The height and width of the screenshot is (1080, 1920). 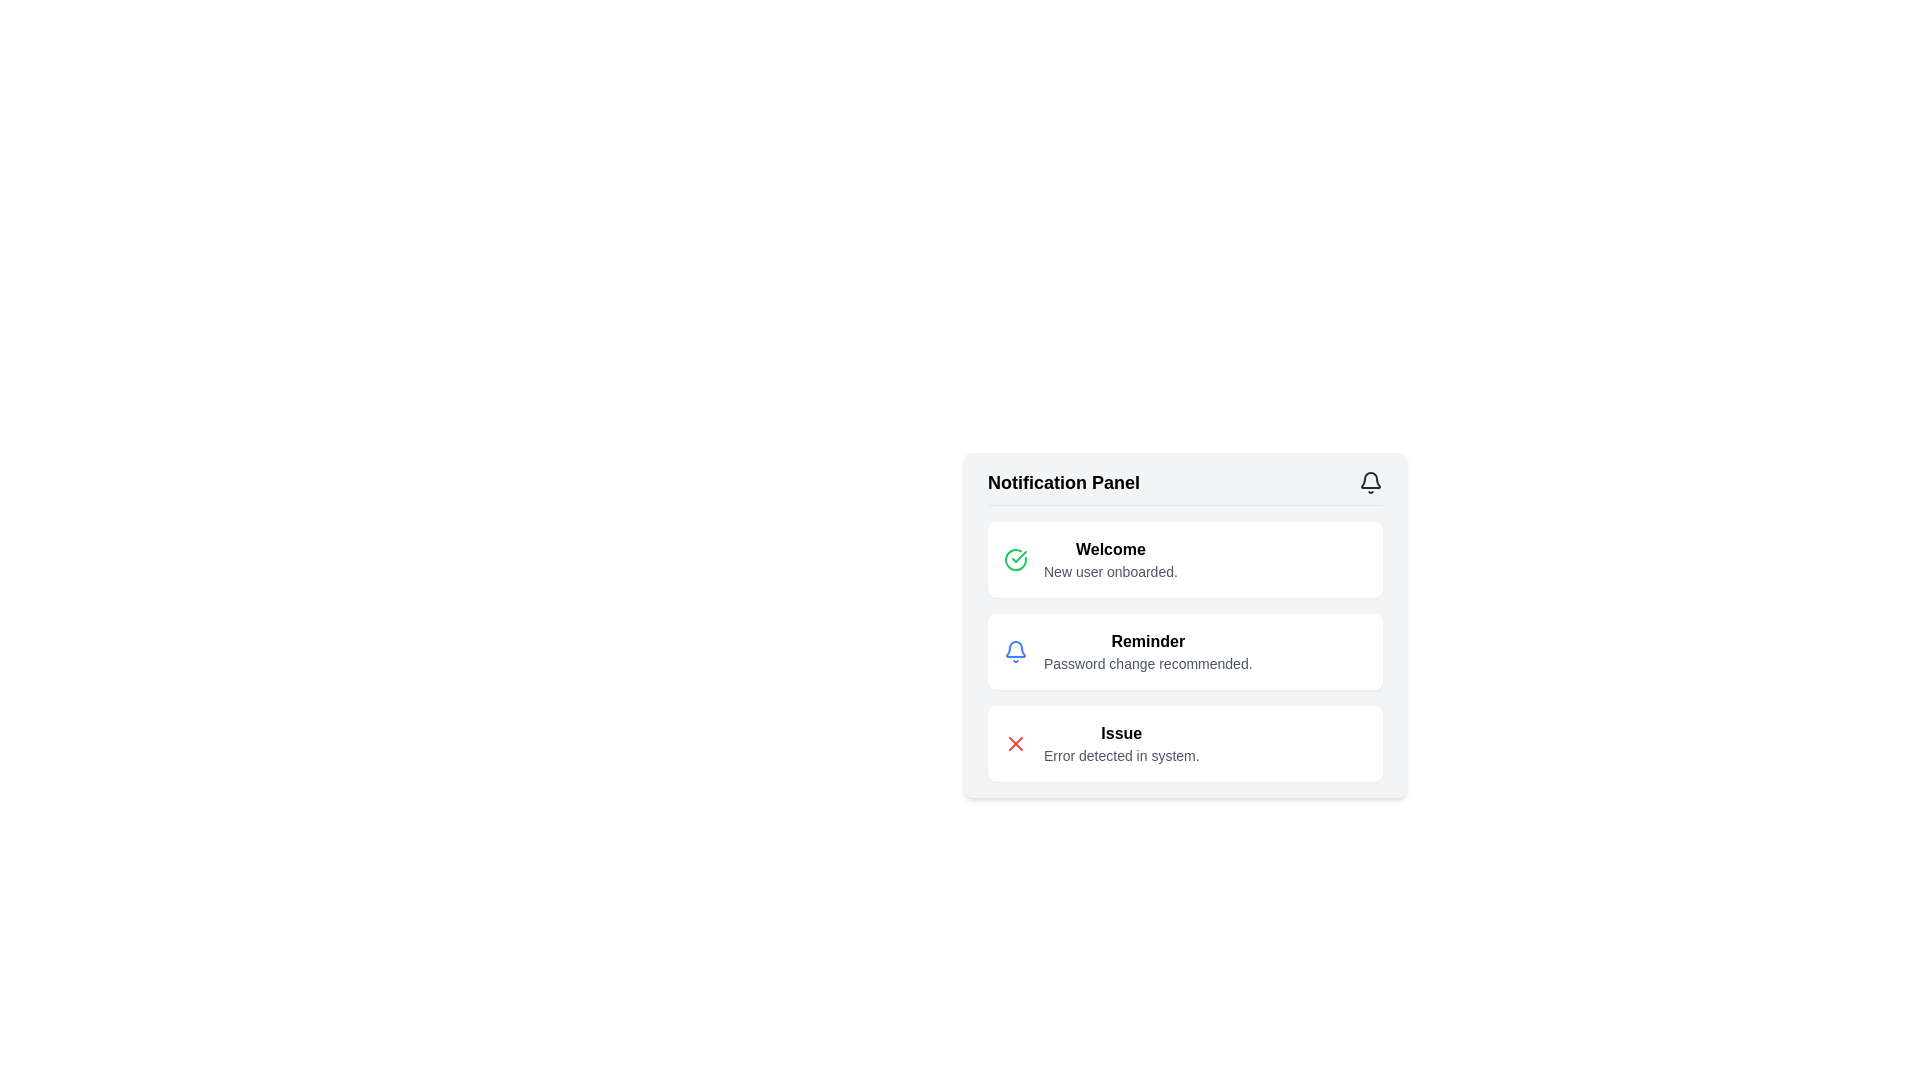 I want to click on the third notification item in the Notification Panel, which indicates an error with the bold text 'Issue' and smaller text 'Error detected in system.', so click(x=1185, y=744).